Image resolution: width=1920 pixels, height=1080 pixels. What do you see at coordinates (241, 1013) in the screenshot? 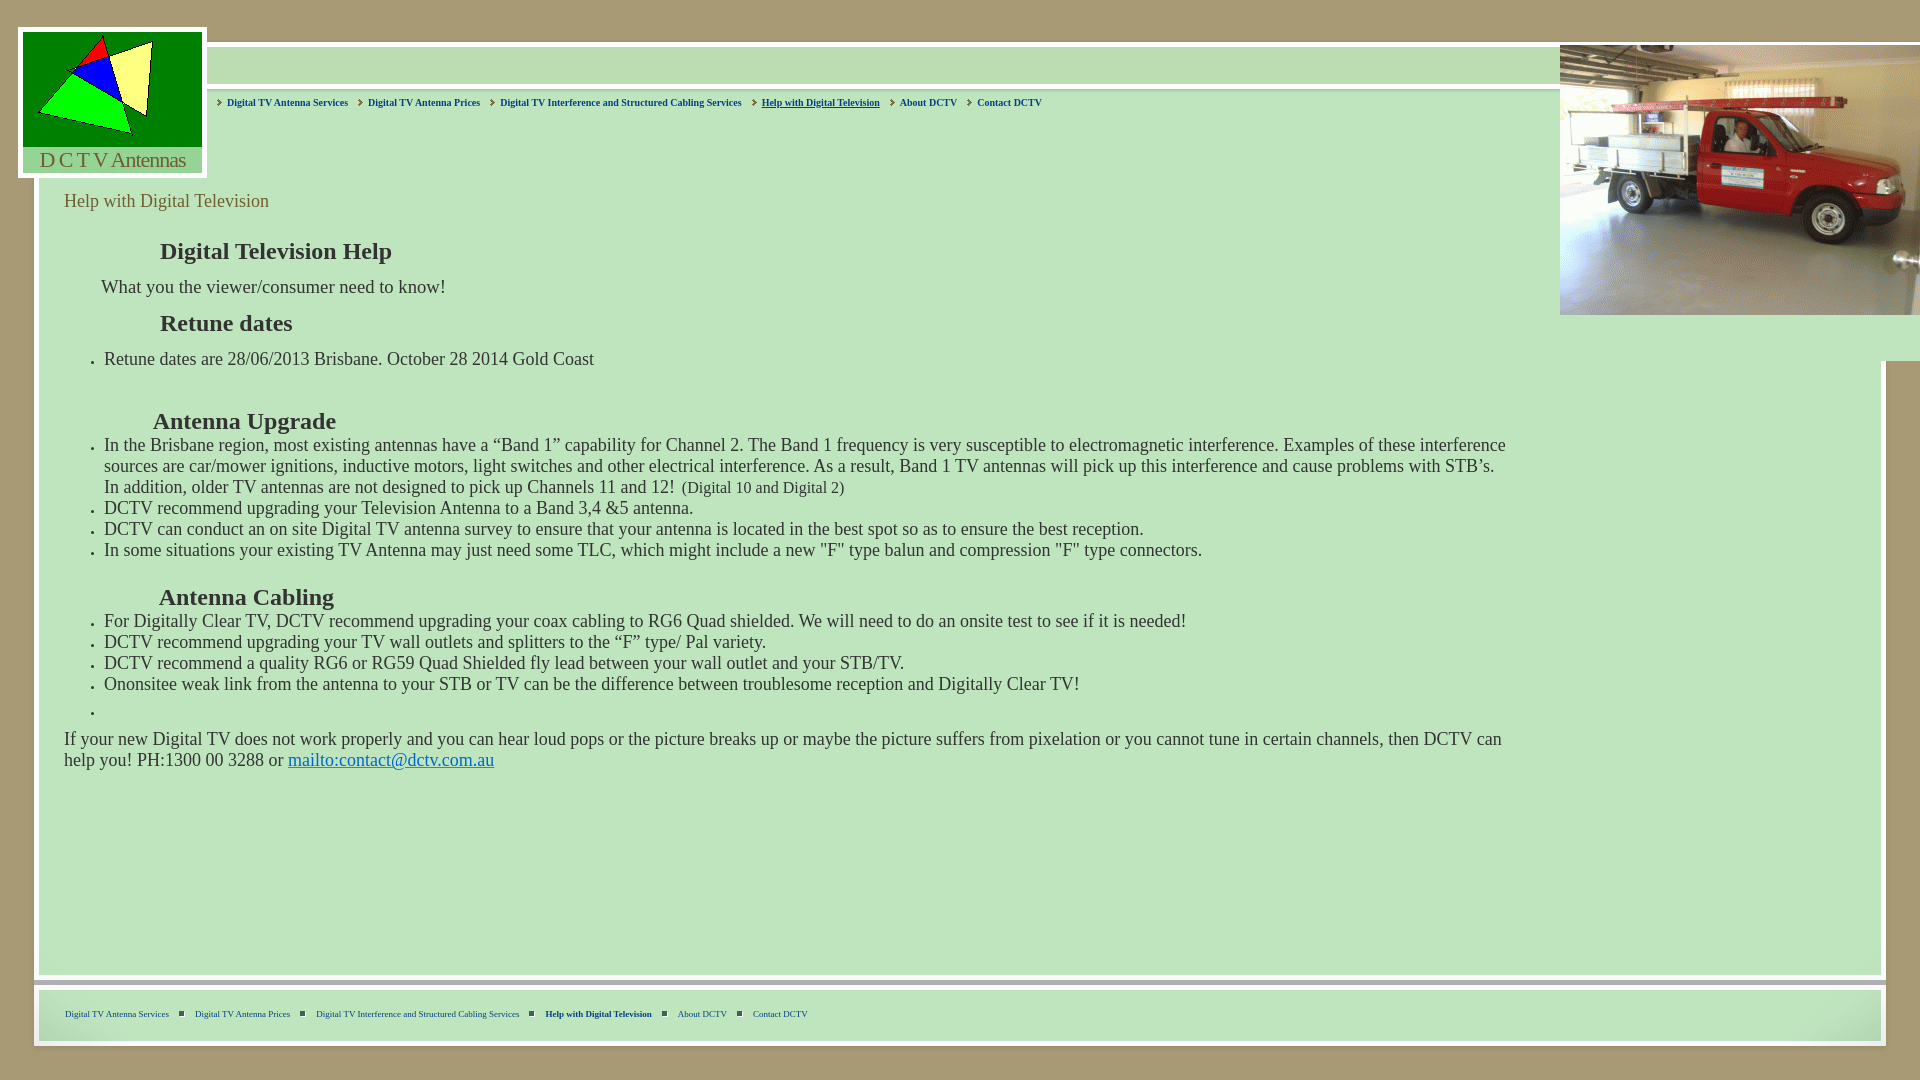
I see `'Digital TV Antenna Prices'` at bounding box center [241, 1013].